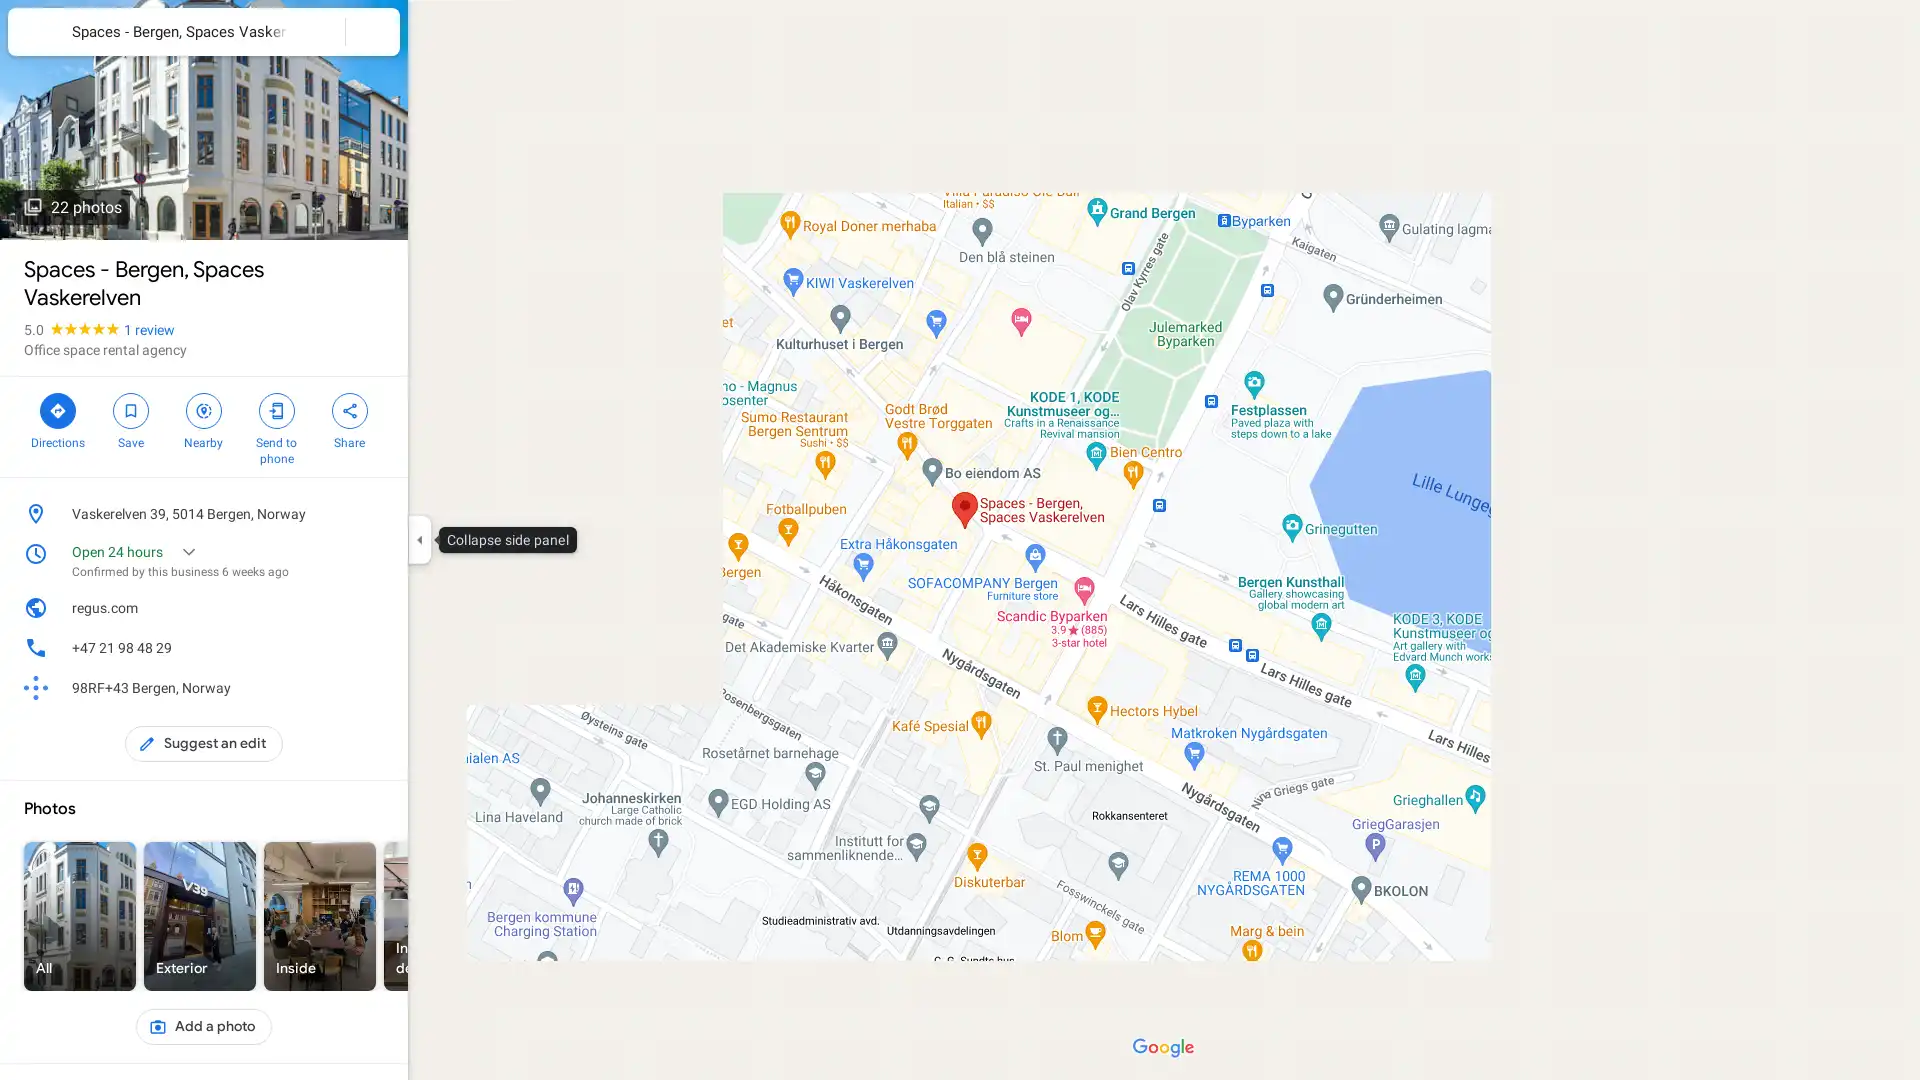 Image resolution: width=1920 pixels, height=1080 pixels. Describe the element at coordinates (439, 916) in the screenshot. I see `Interior design` at that location.